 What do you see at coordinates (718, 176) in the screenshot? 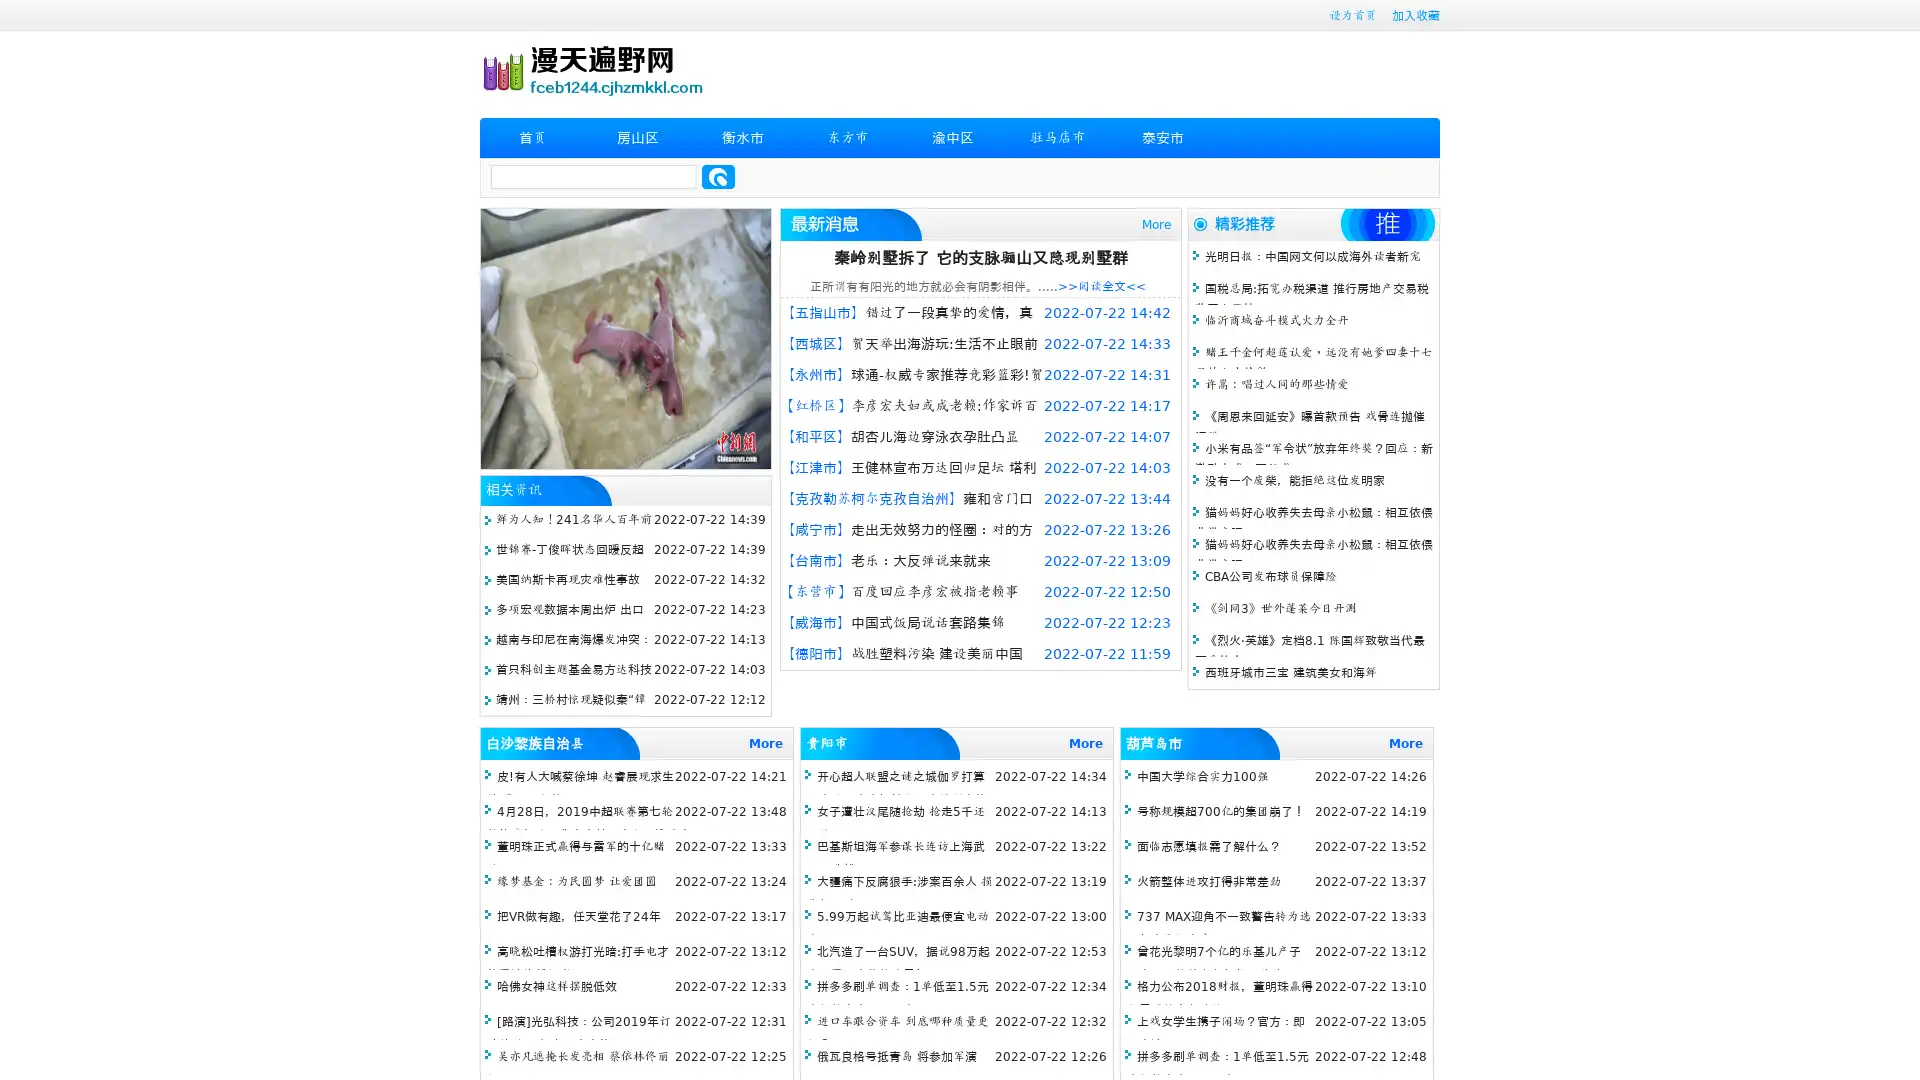
I see `Search` at bounding box center [718, 176].